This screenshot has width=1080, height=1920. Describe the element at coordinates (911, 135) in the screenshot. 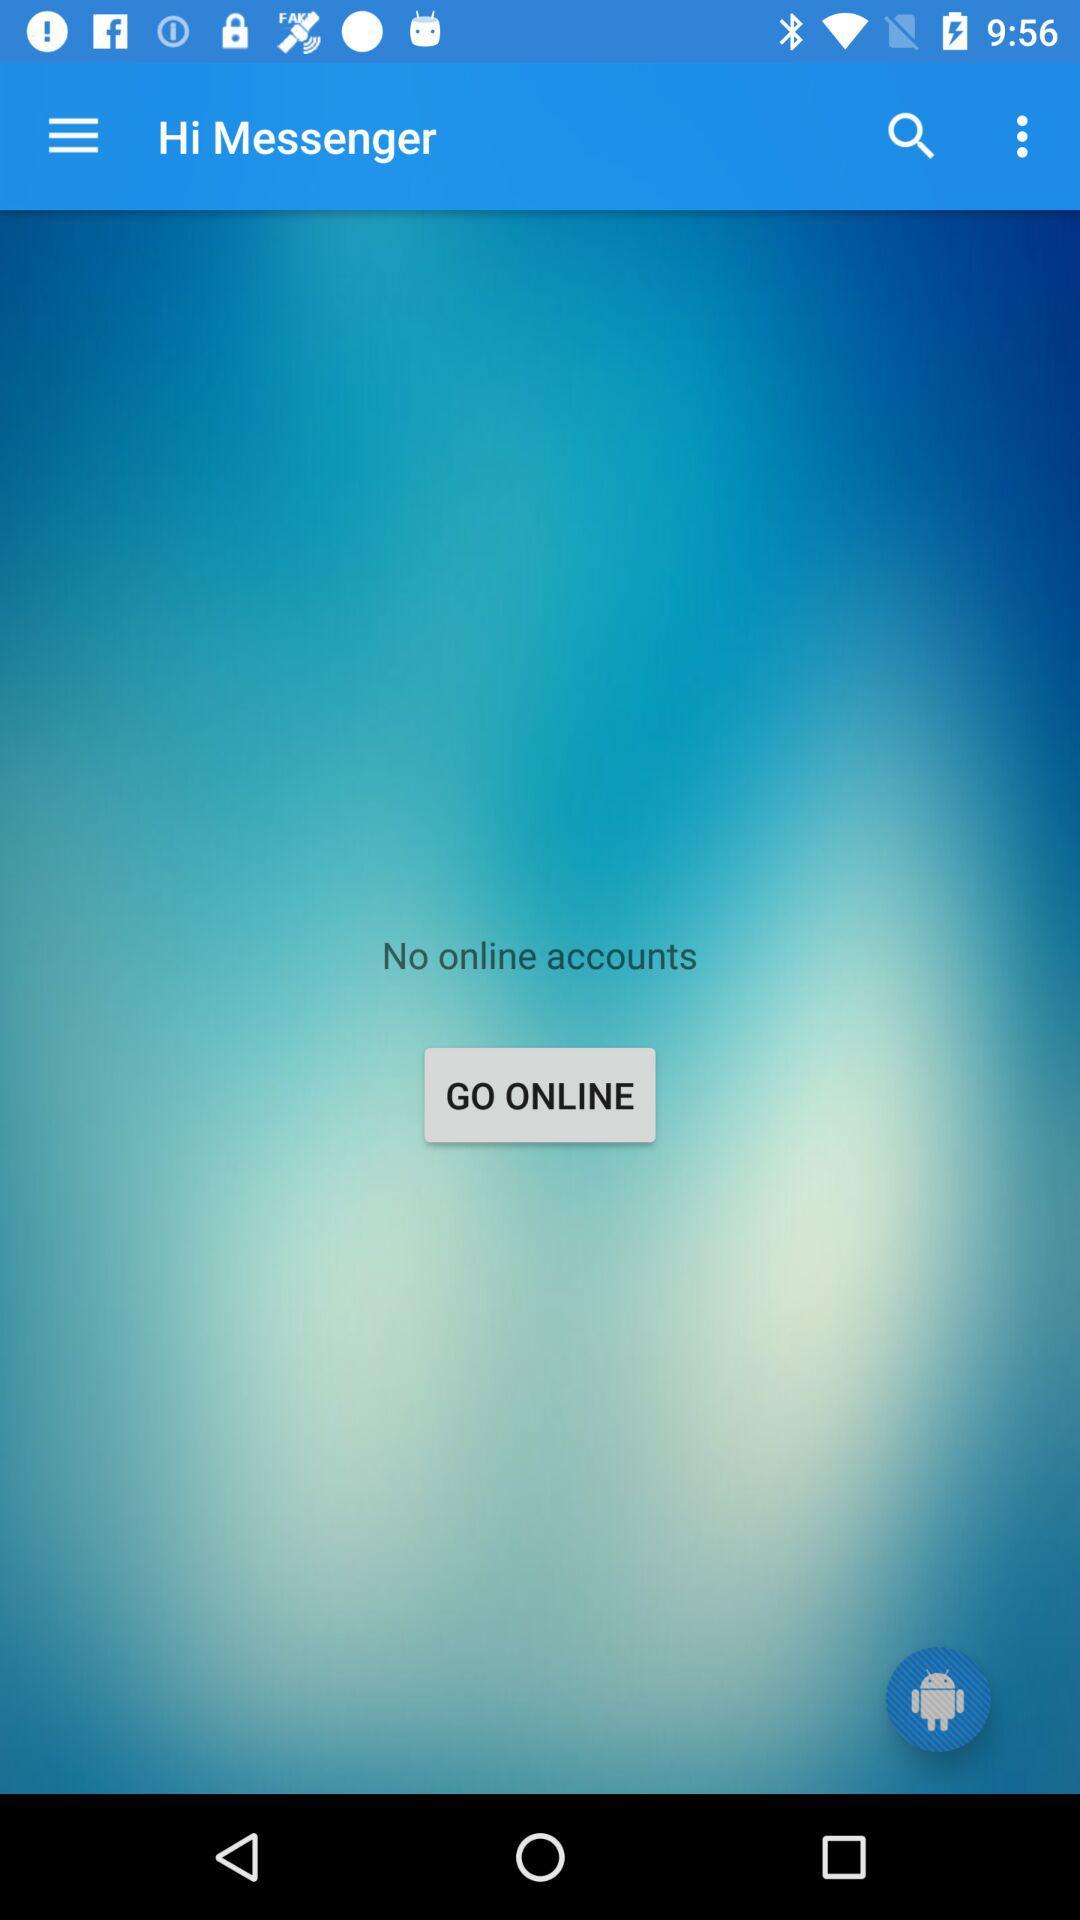

I see `the item to the right of hi messenger item` at that location.